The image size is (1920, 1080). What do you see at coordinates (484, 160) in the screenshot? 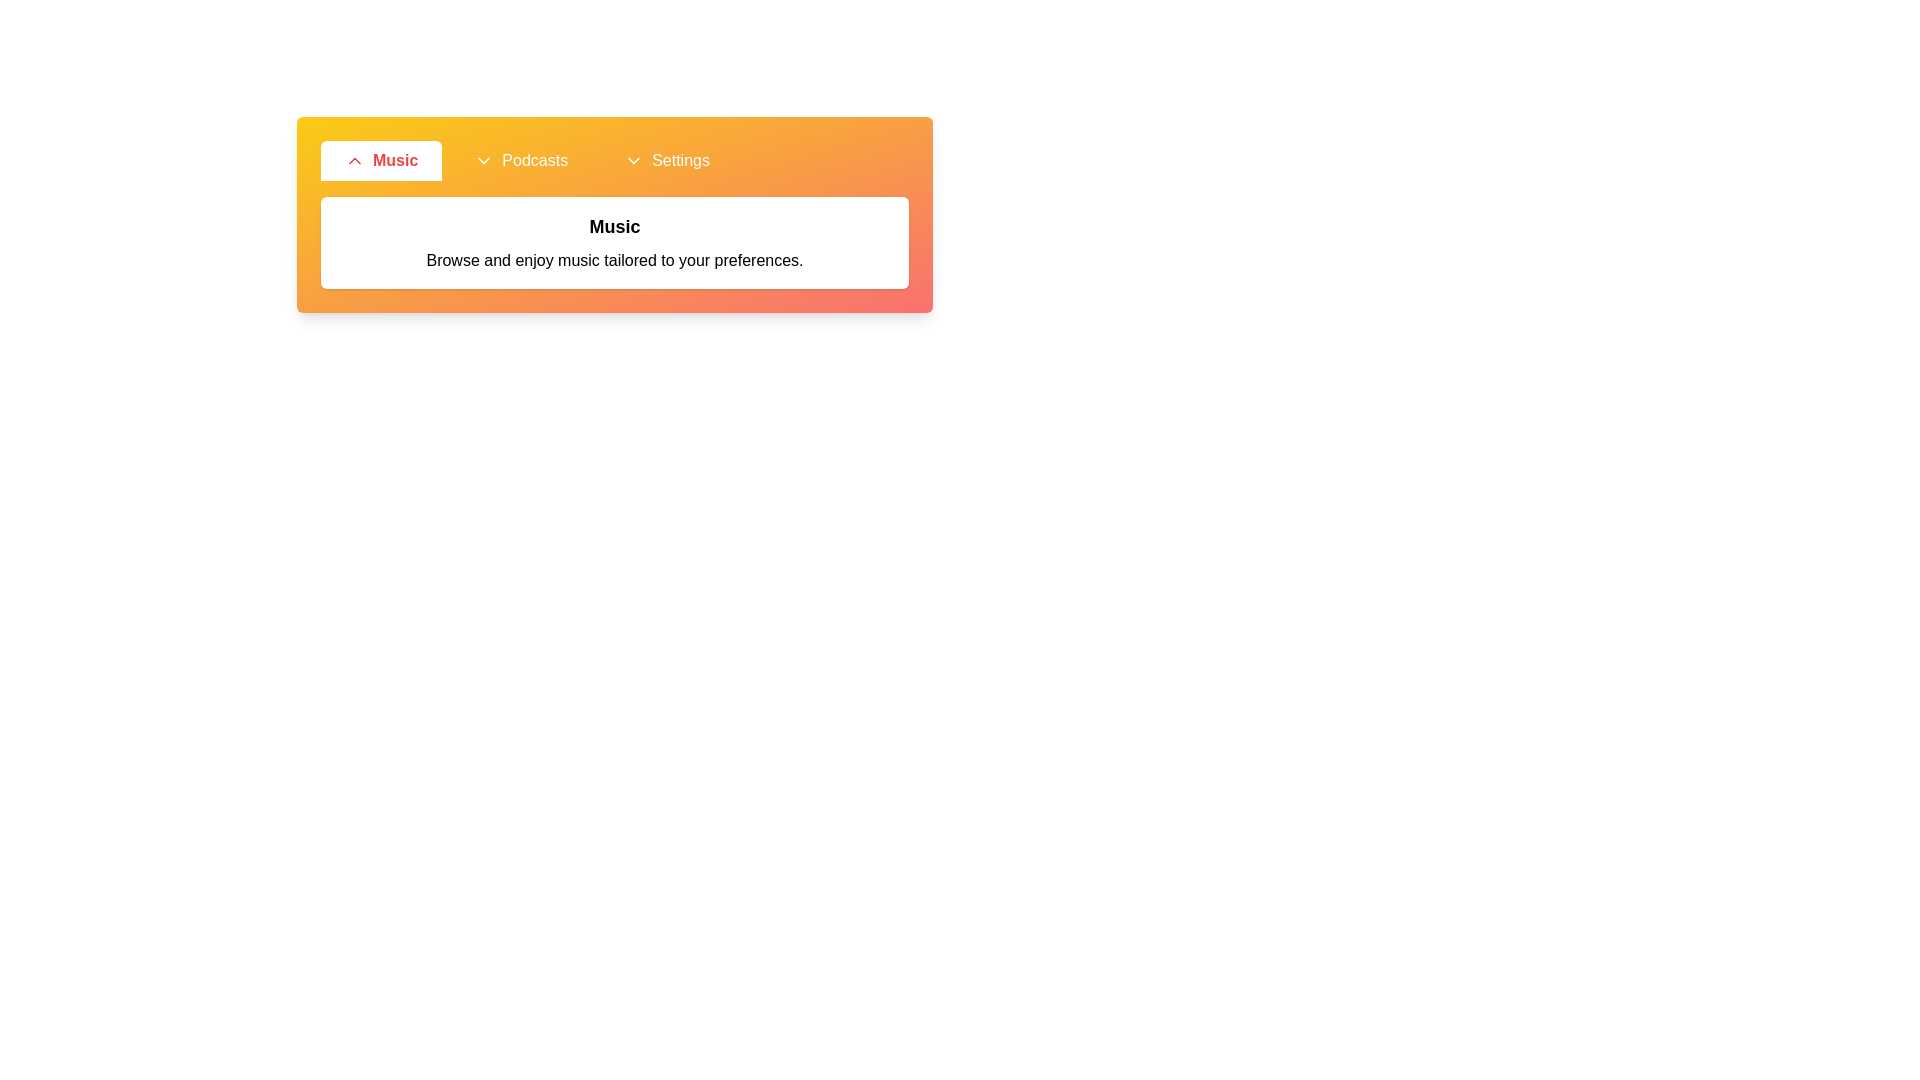
I see `the chevron icon of the tab labeled Podcasts` at bounding box center [484, 160].